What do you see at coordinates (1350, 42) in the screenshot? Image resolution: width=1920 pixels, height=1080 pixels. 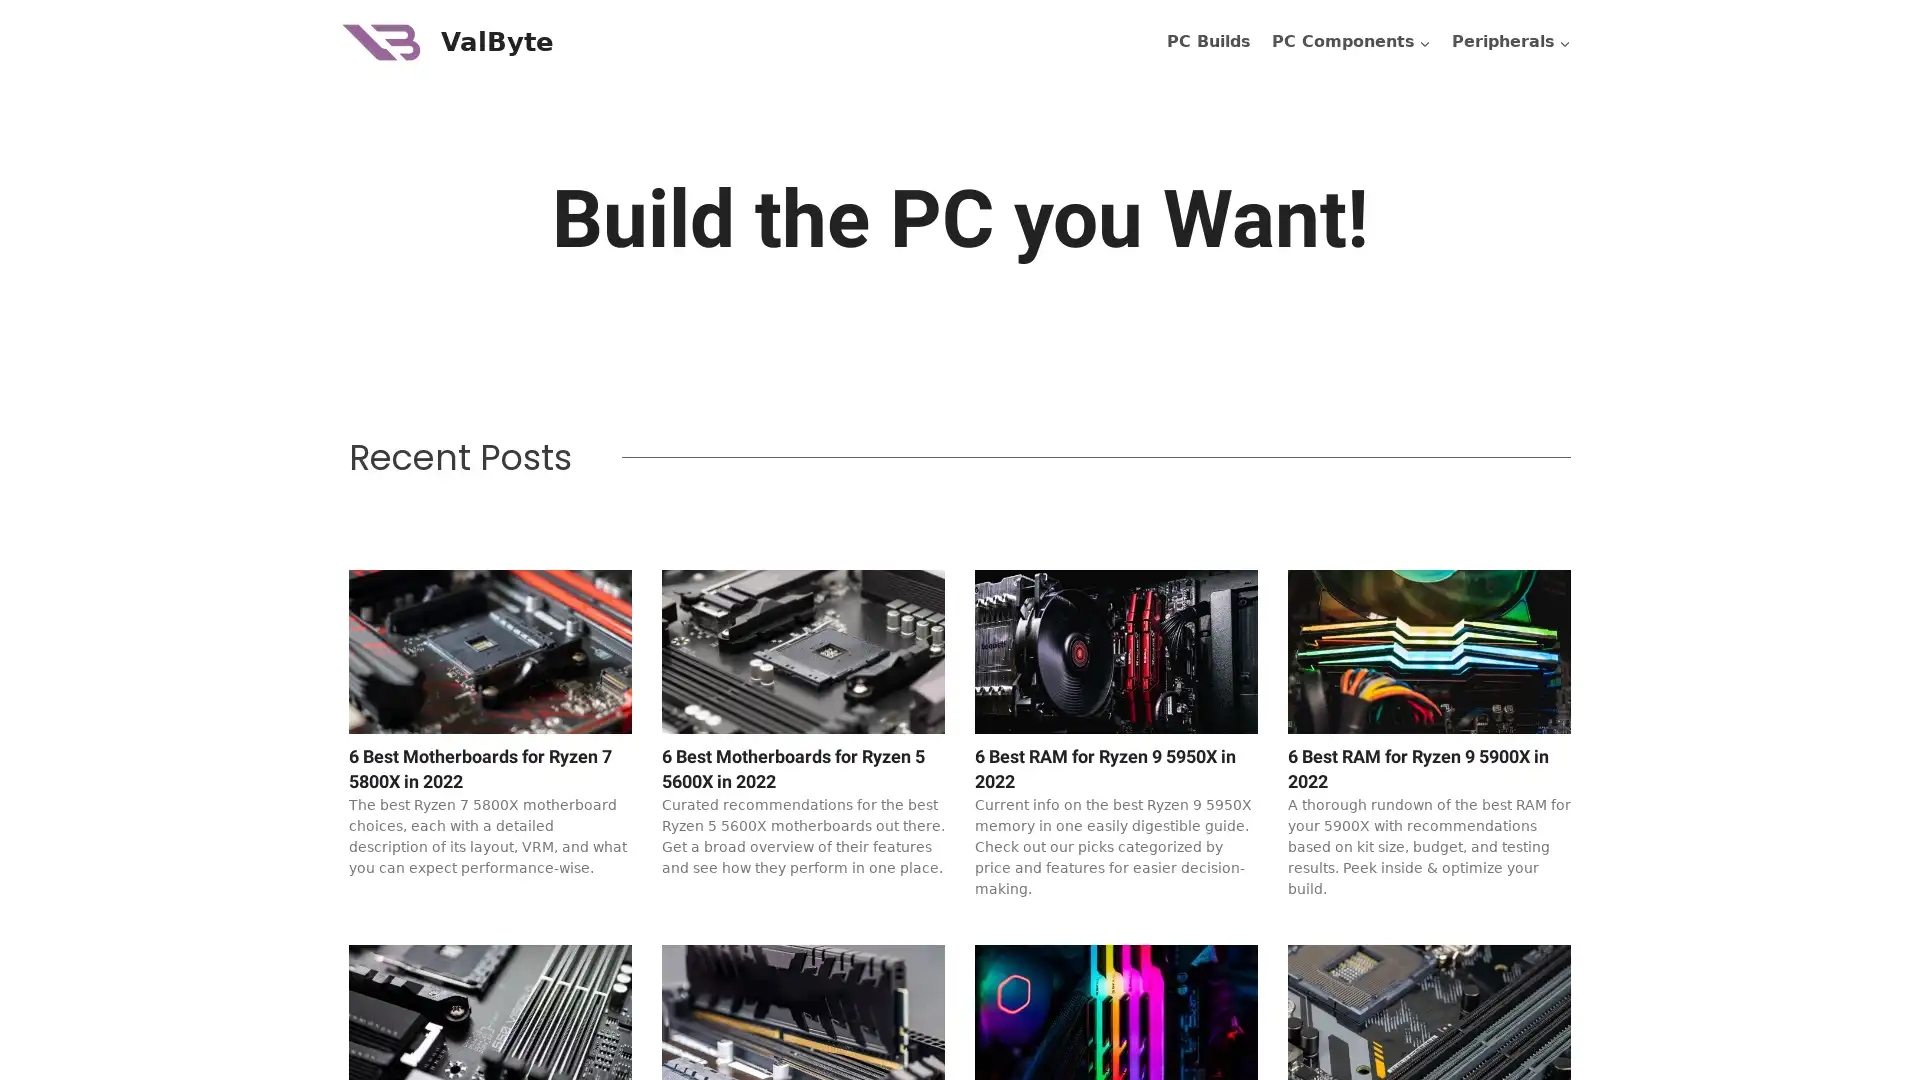 I see `Expand child menu` at bounding box center [1350, 42].